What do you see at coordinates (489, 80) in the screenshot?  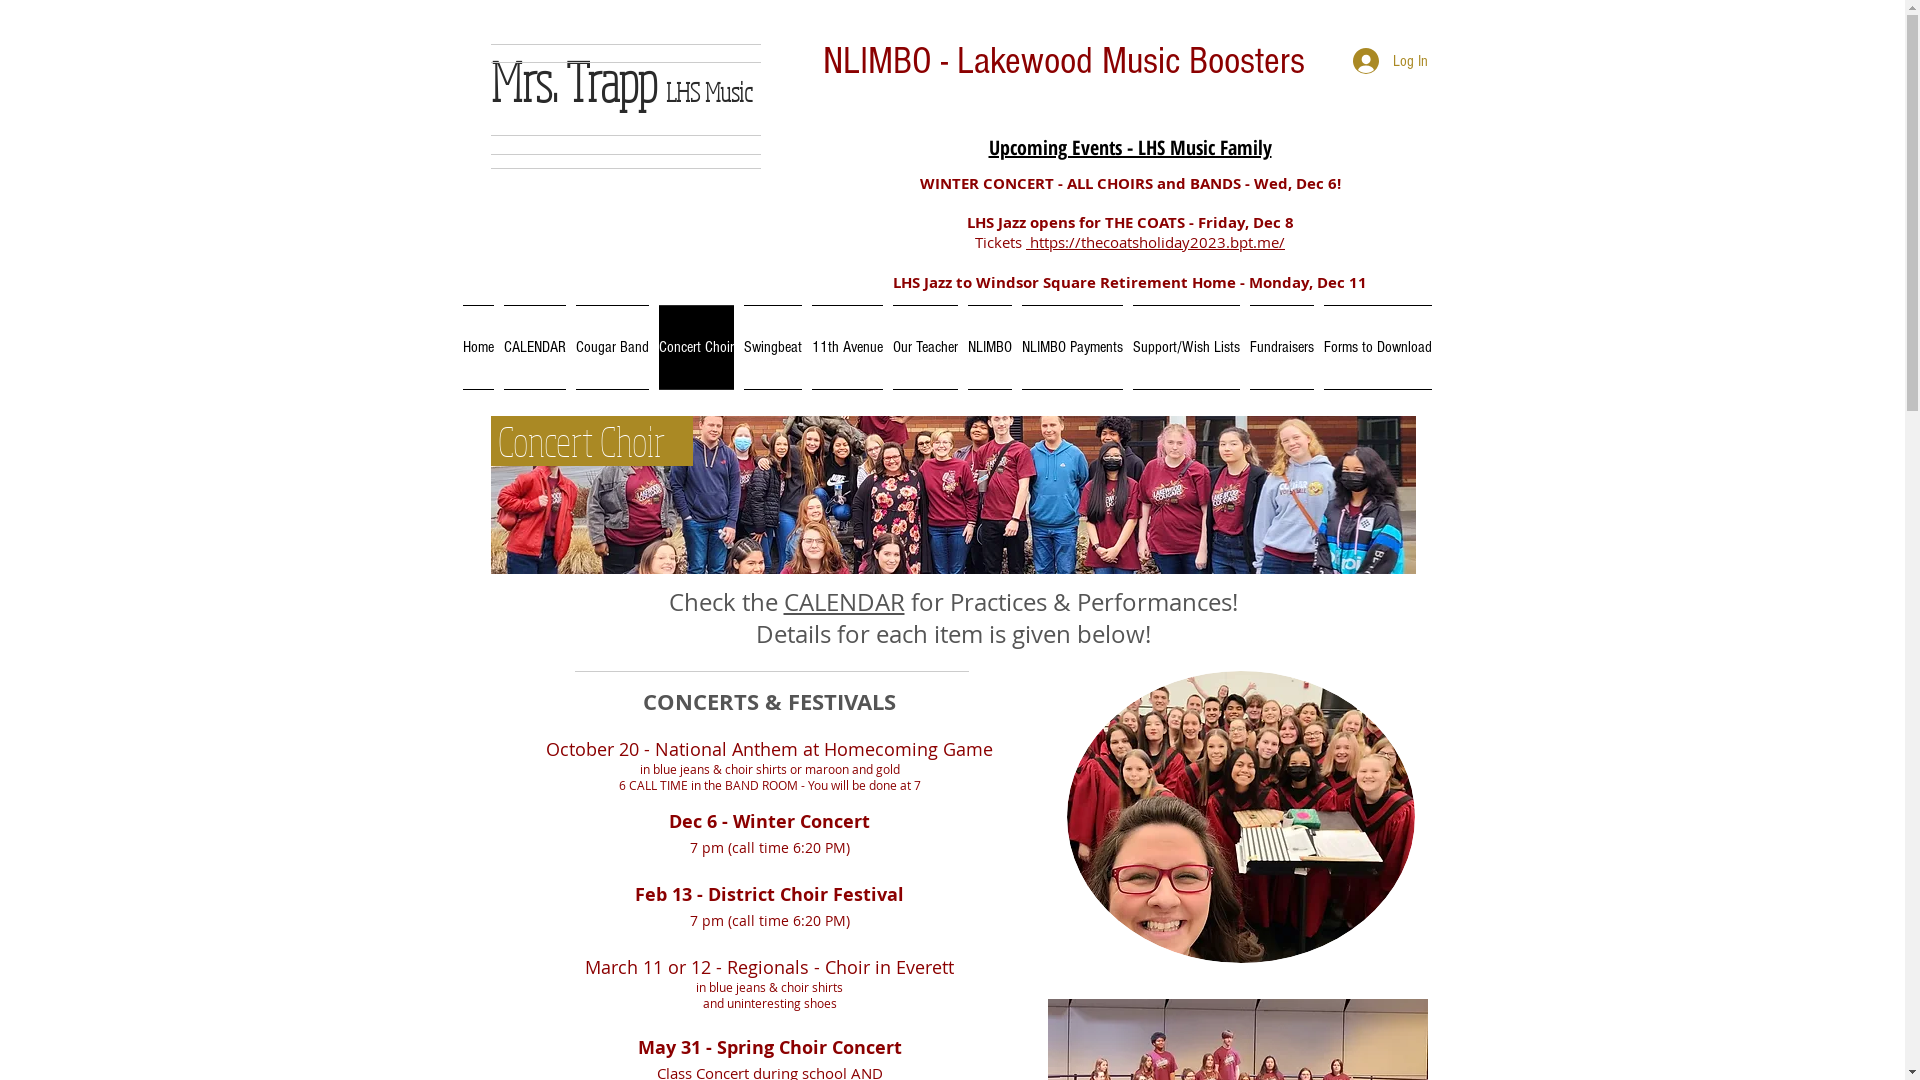 I see `'Mrs. Trapp'` at bounding box center [489, 80].